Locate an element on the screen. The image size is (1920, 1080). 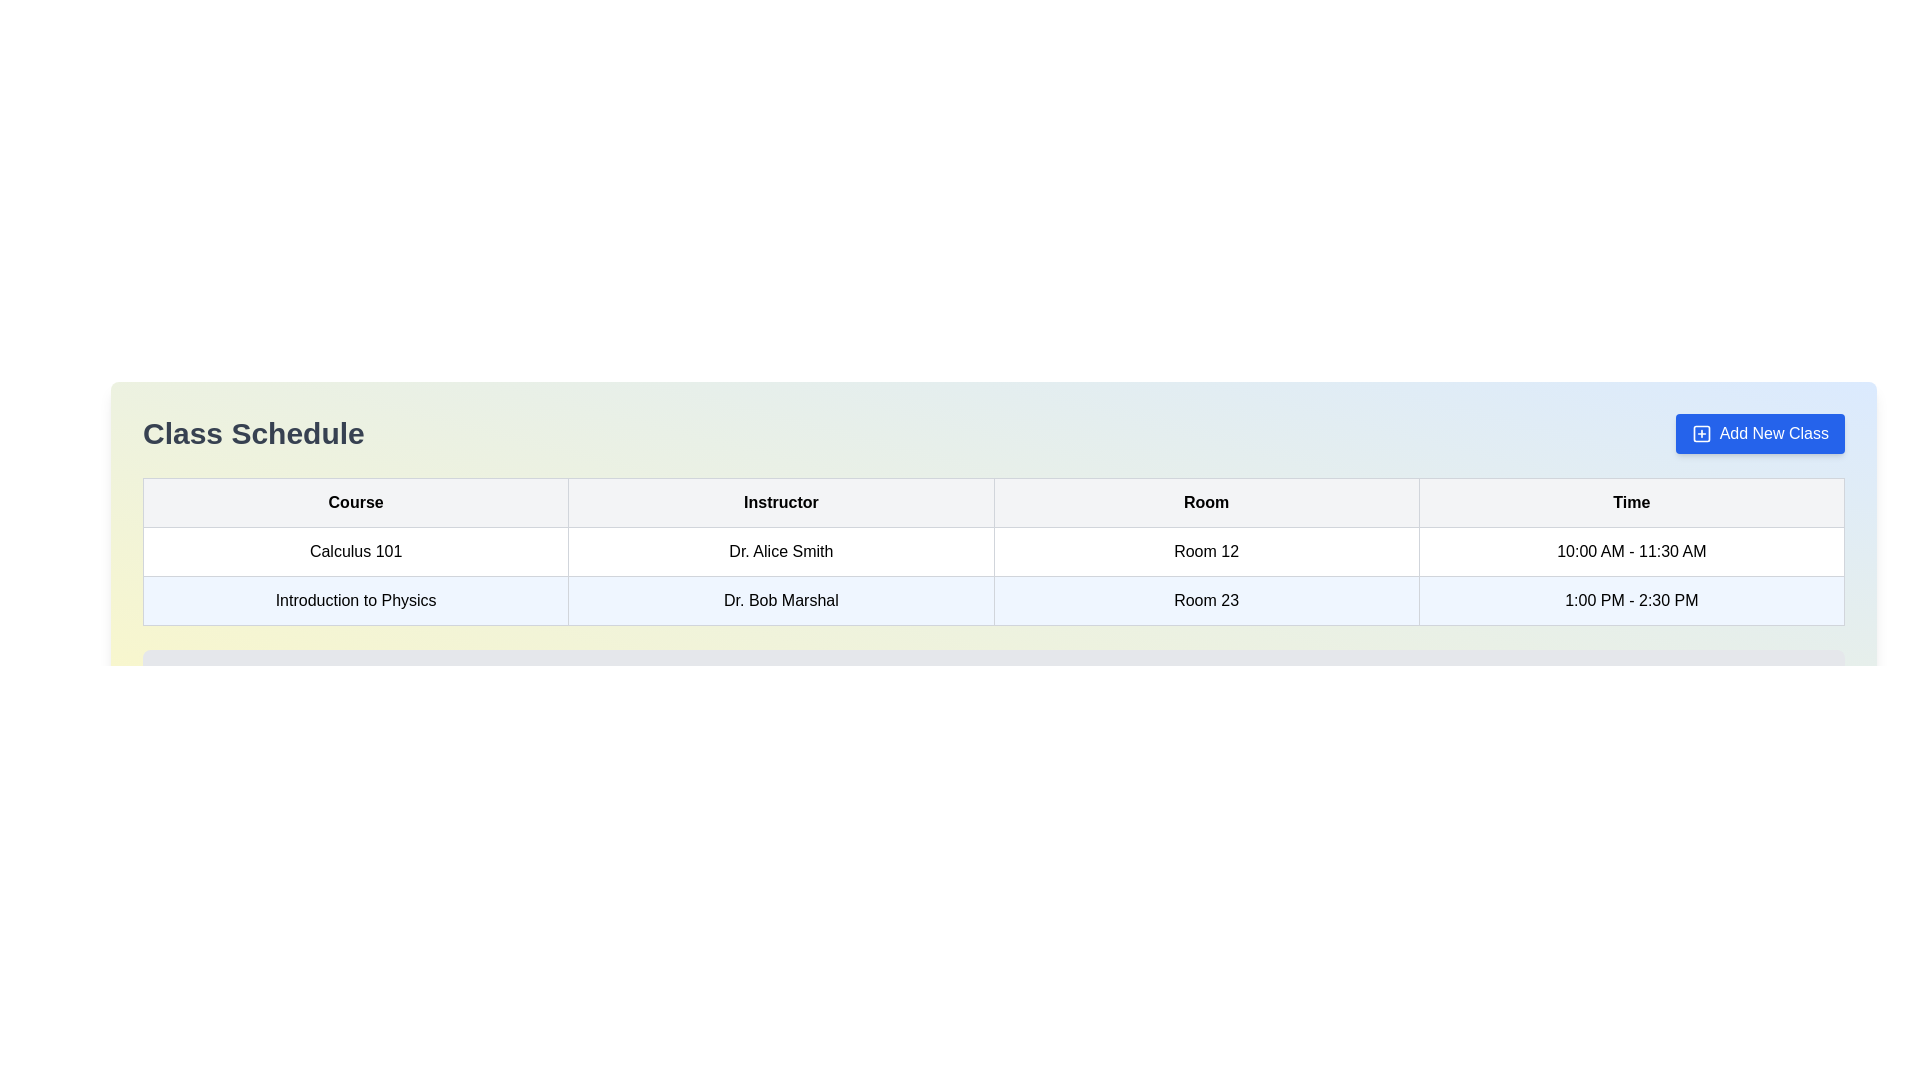
the third table header cell located between 'Instructor' and 'Time', which serves as a column header for room assignments is located at coordinates (1205, 501).